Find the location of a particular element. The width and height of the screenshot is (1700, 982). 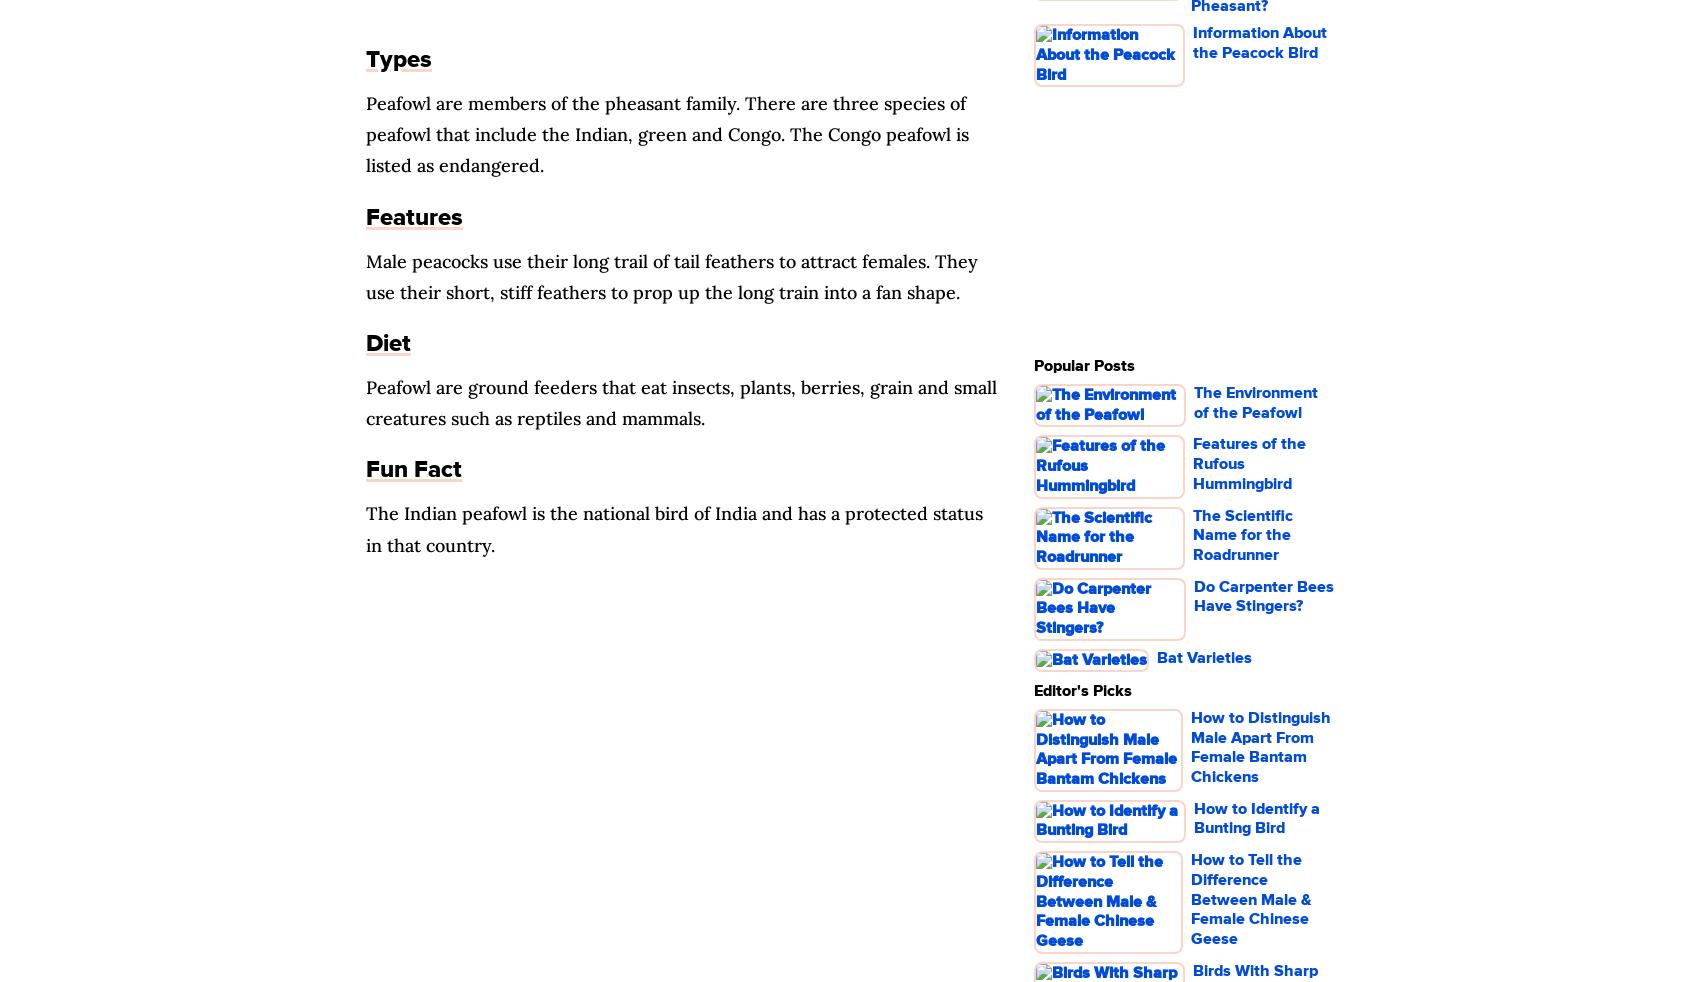

'Do Carpenter Bees Have Stingers?' is located at coordinates (1261, 594).